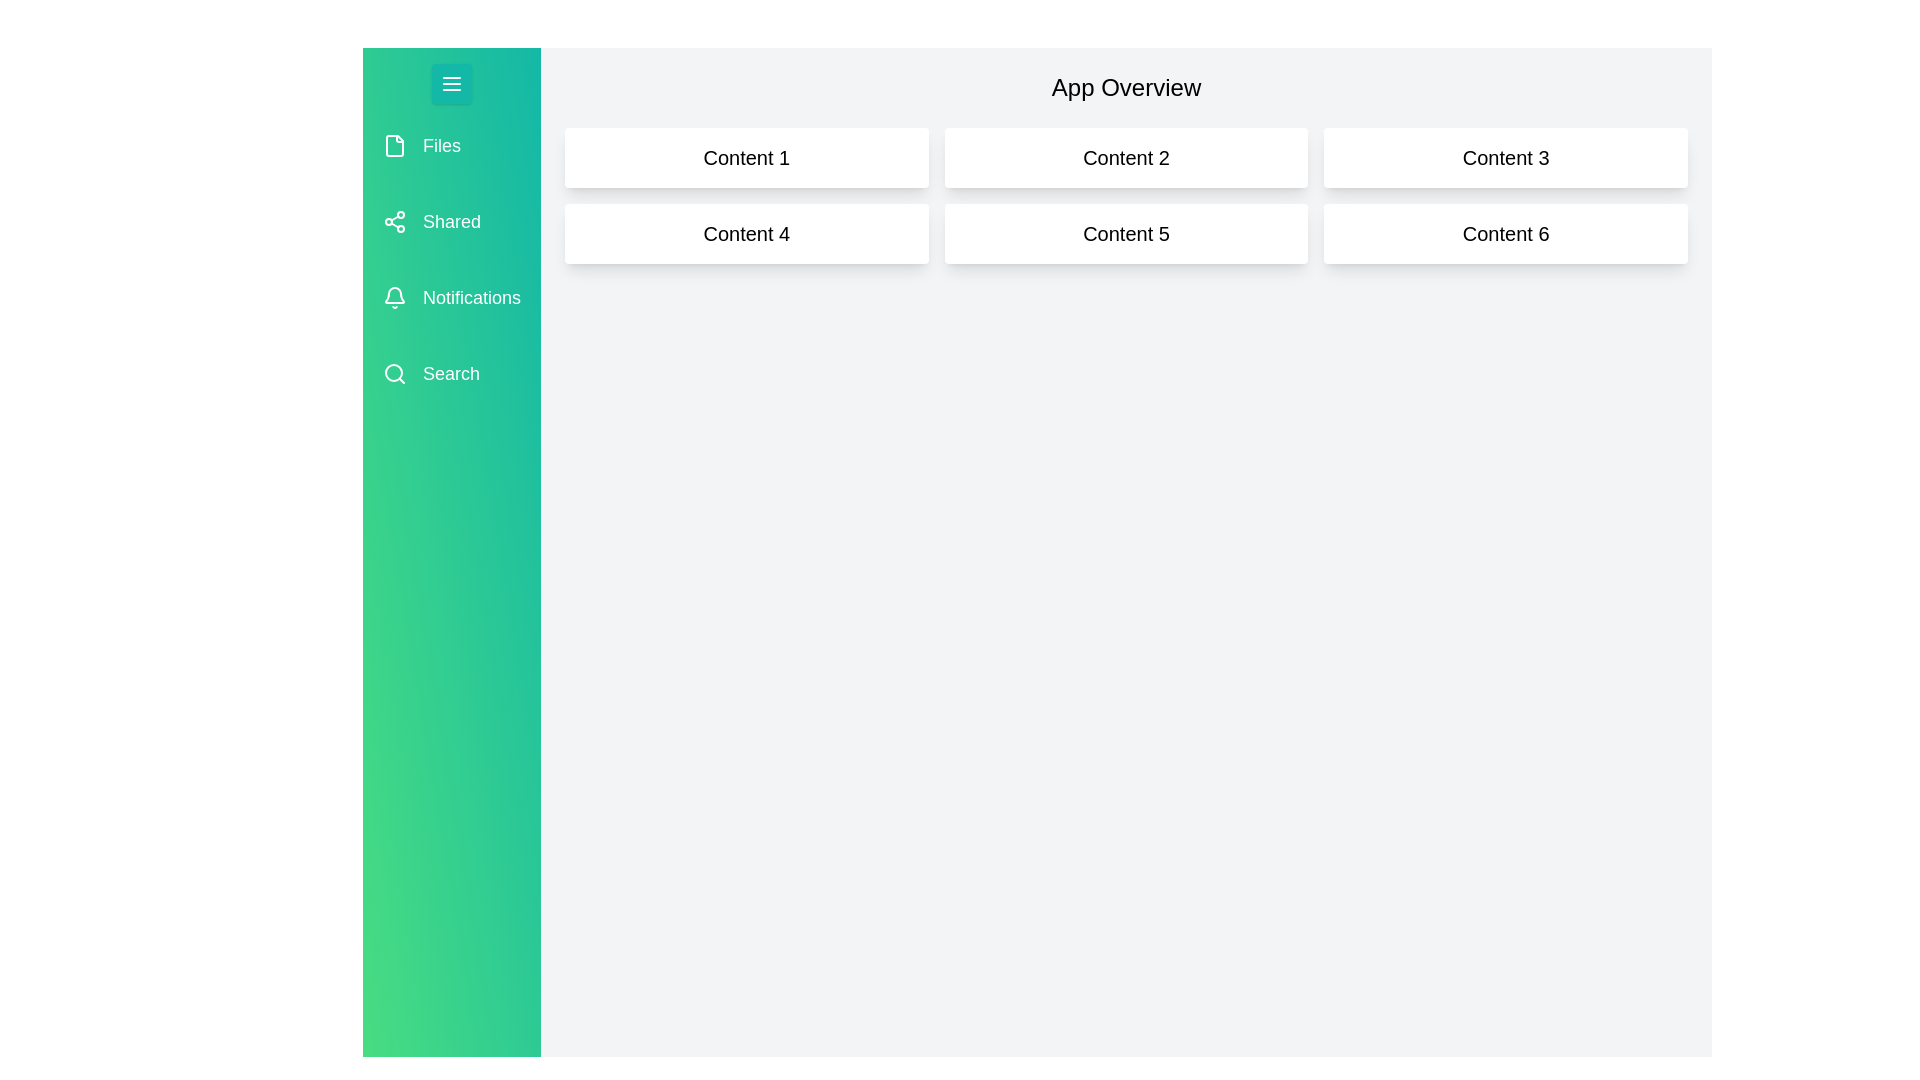 The width and height of the screenshot is (1920, 1080). What do you see at coordinates (450, 145) in the screenshot?
I see `the navigation item Files from the drawer` at bounding box center [450, 145].